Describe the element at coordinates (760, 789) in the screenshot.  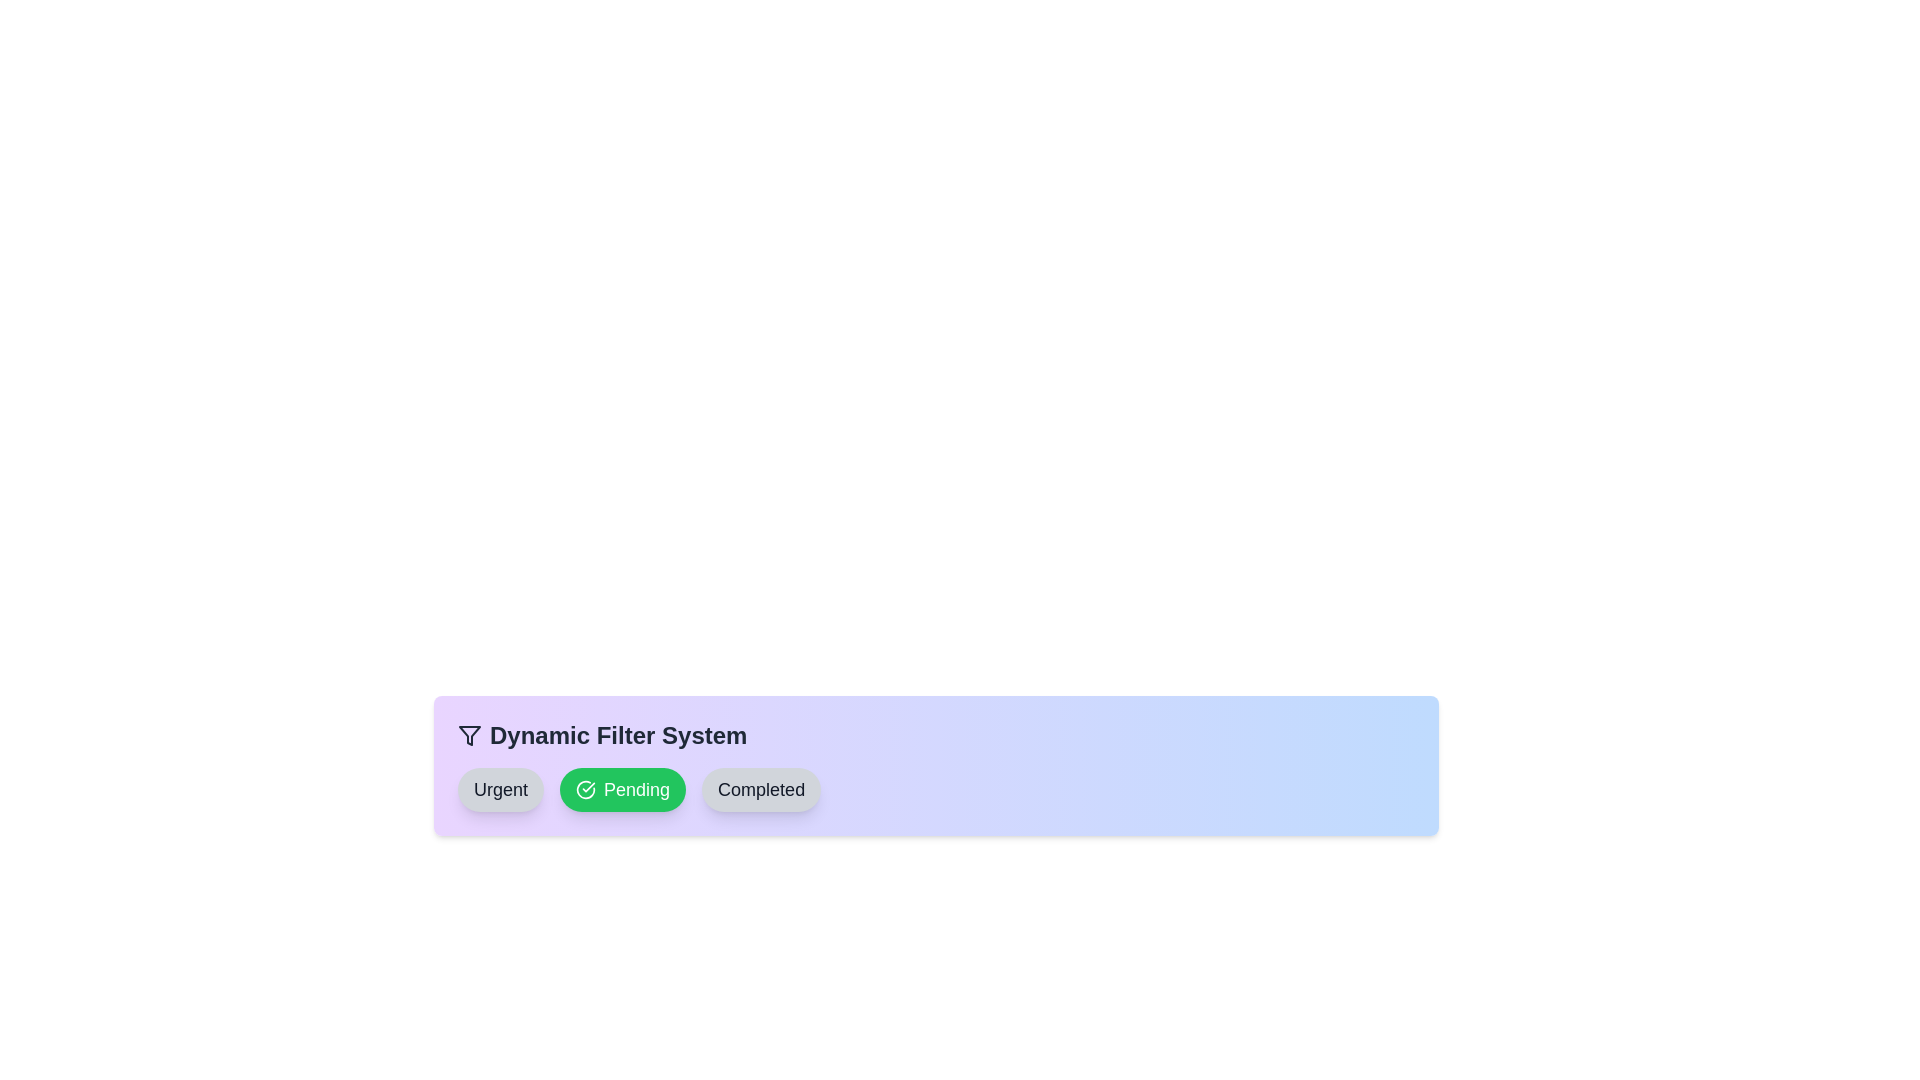
I see `the filter chip labeled Completed` at that location.